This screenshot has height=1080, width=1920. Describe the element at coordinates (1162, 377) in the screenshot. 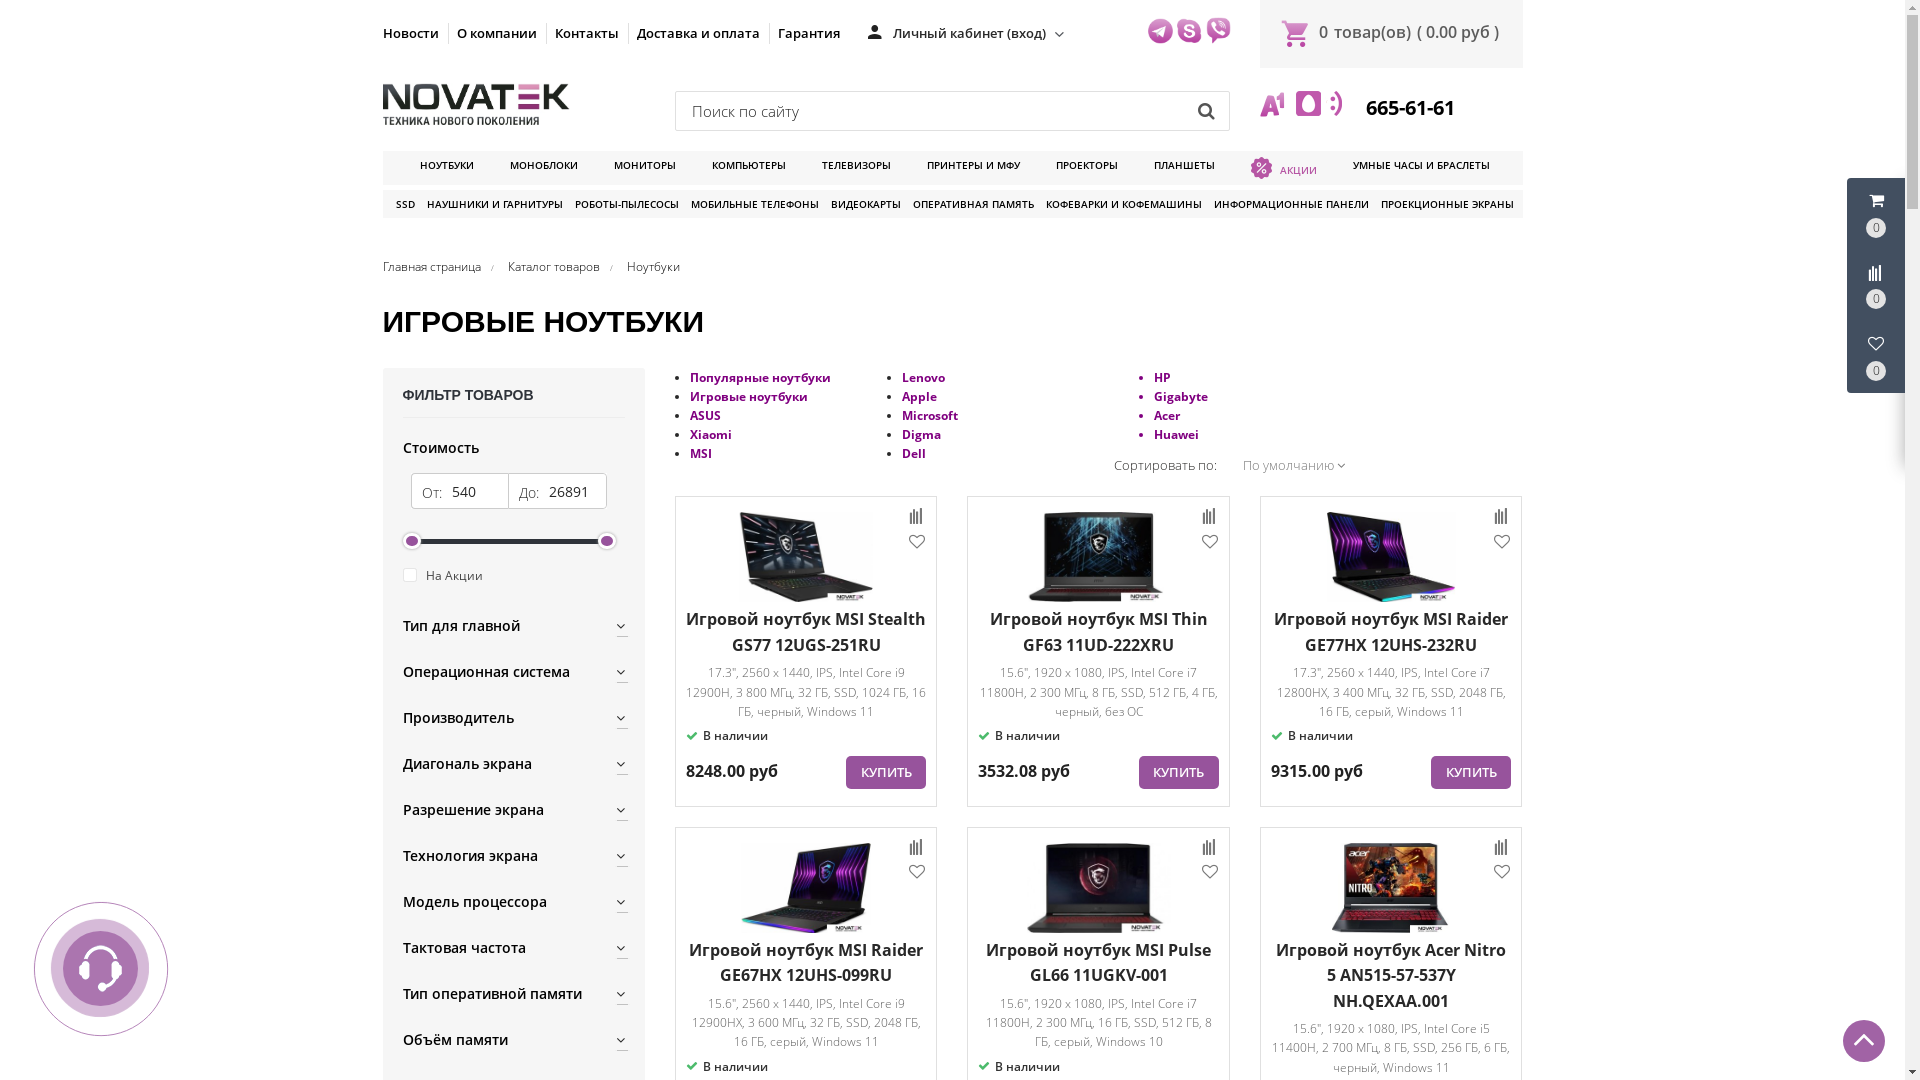

I see `'HP'` at that location.